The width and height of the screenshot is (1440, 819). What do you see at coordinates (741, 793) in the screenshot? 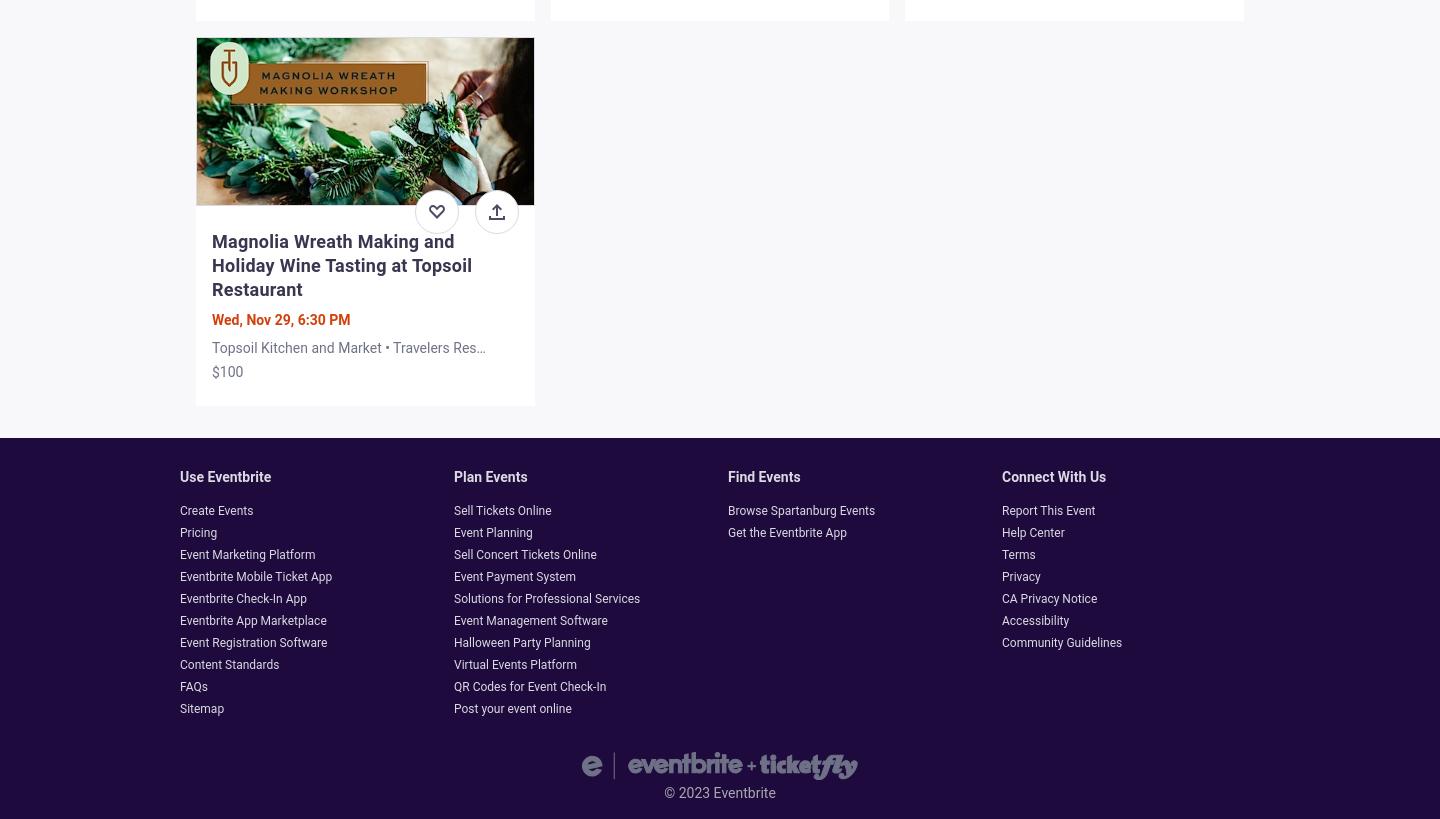
I see `'Eventbrite'` at bounding box center [741, 793].